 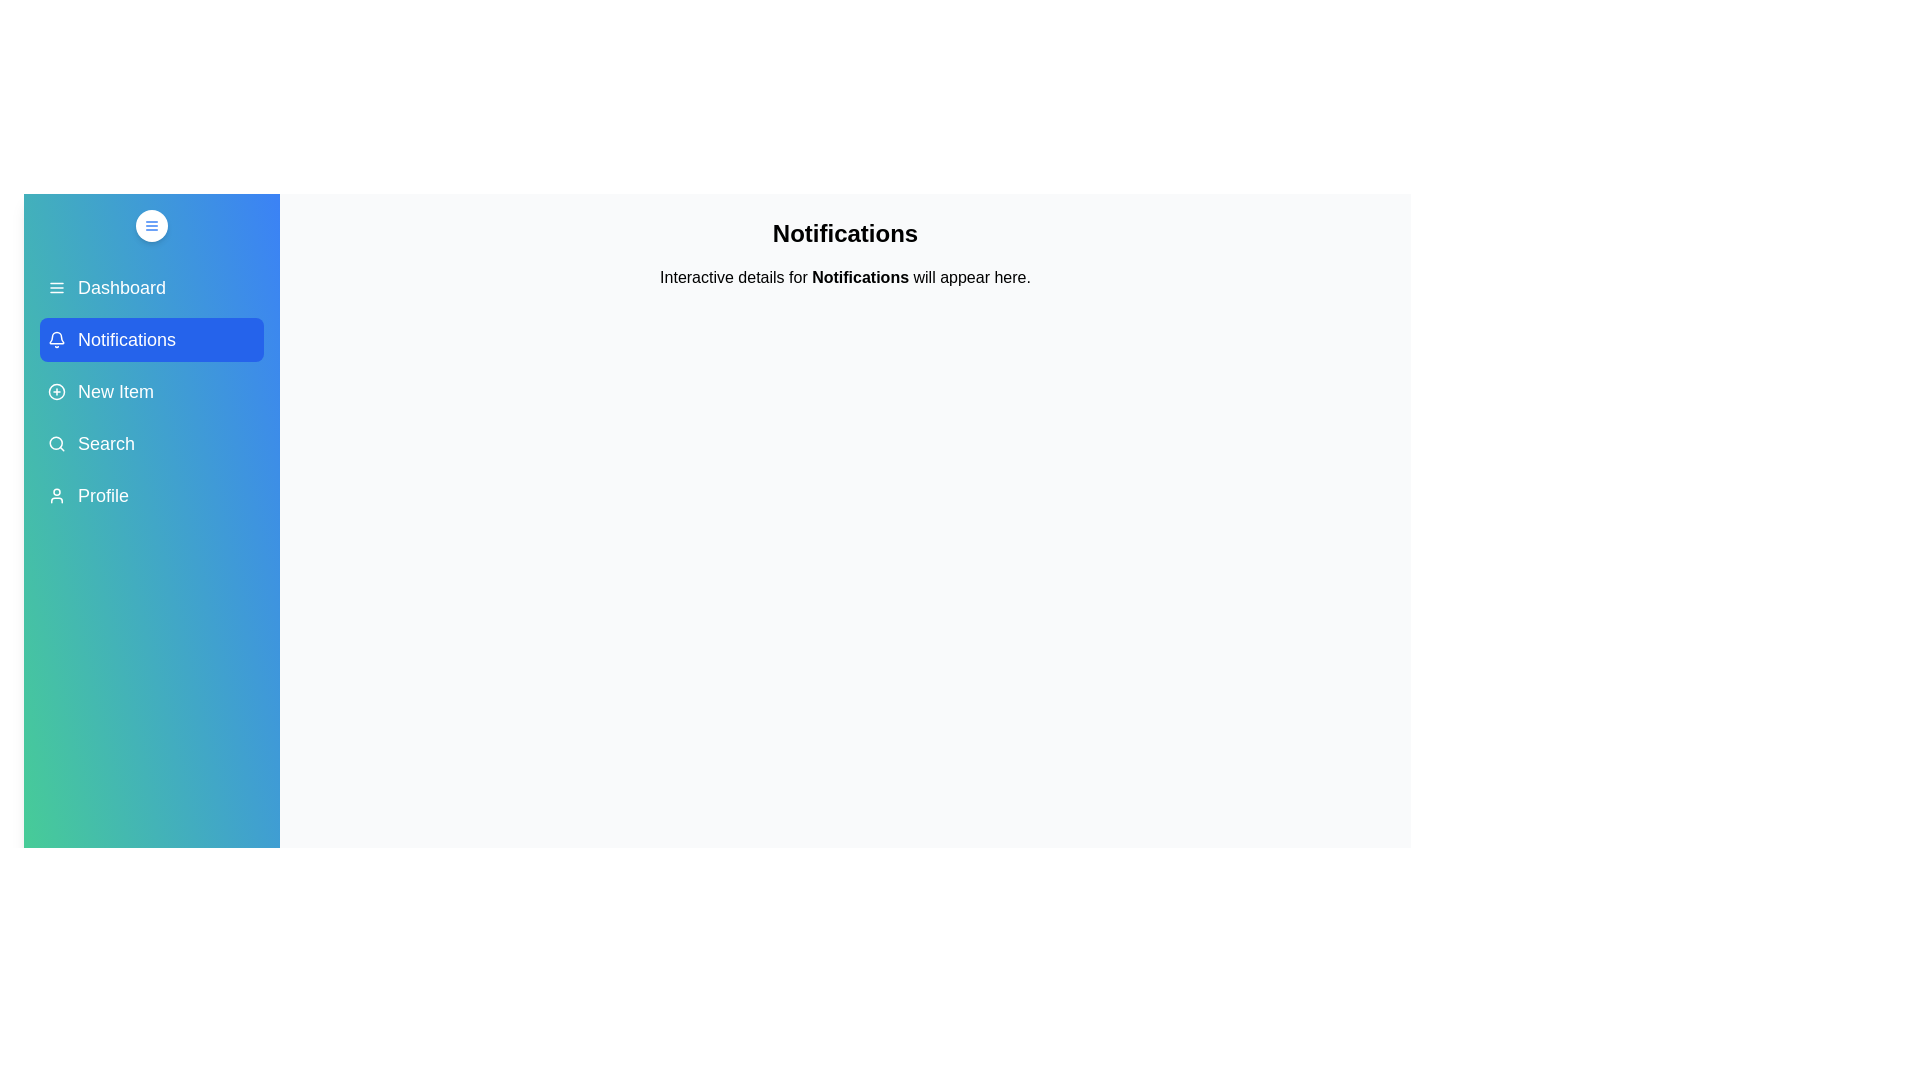 What do you see at coordinates (151, 392) in the screenshot?
I see `the menu item New Item to view its hover effect` at bounding box center [151, 392].